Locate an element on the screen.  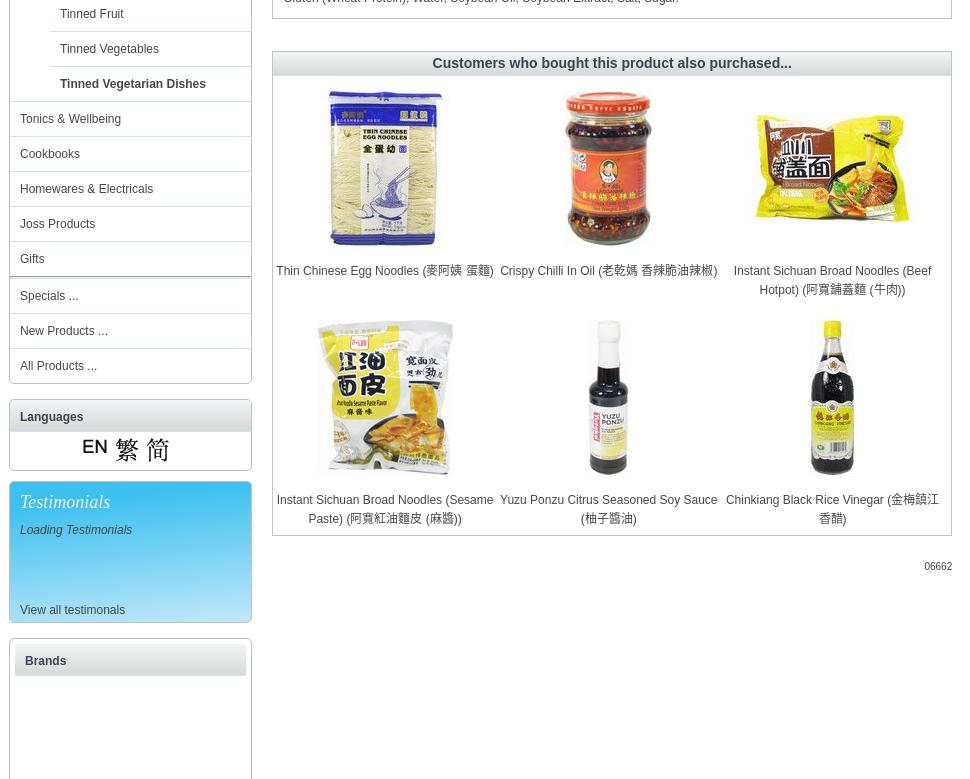
'Specials ...' is located at coordinates (48, 295).